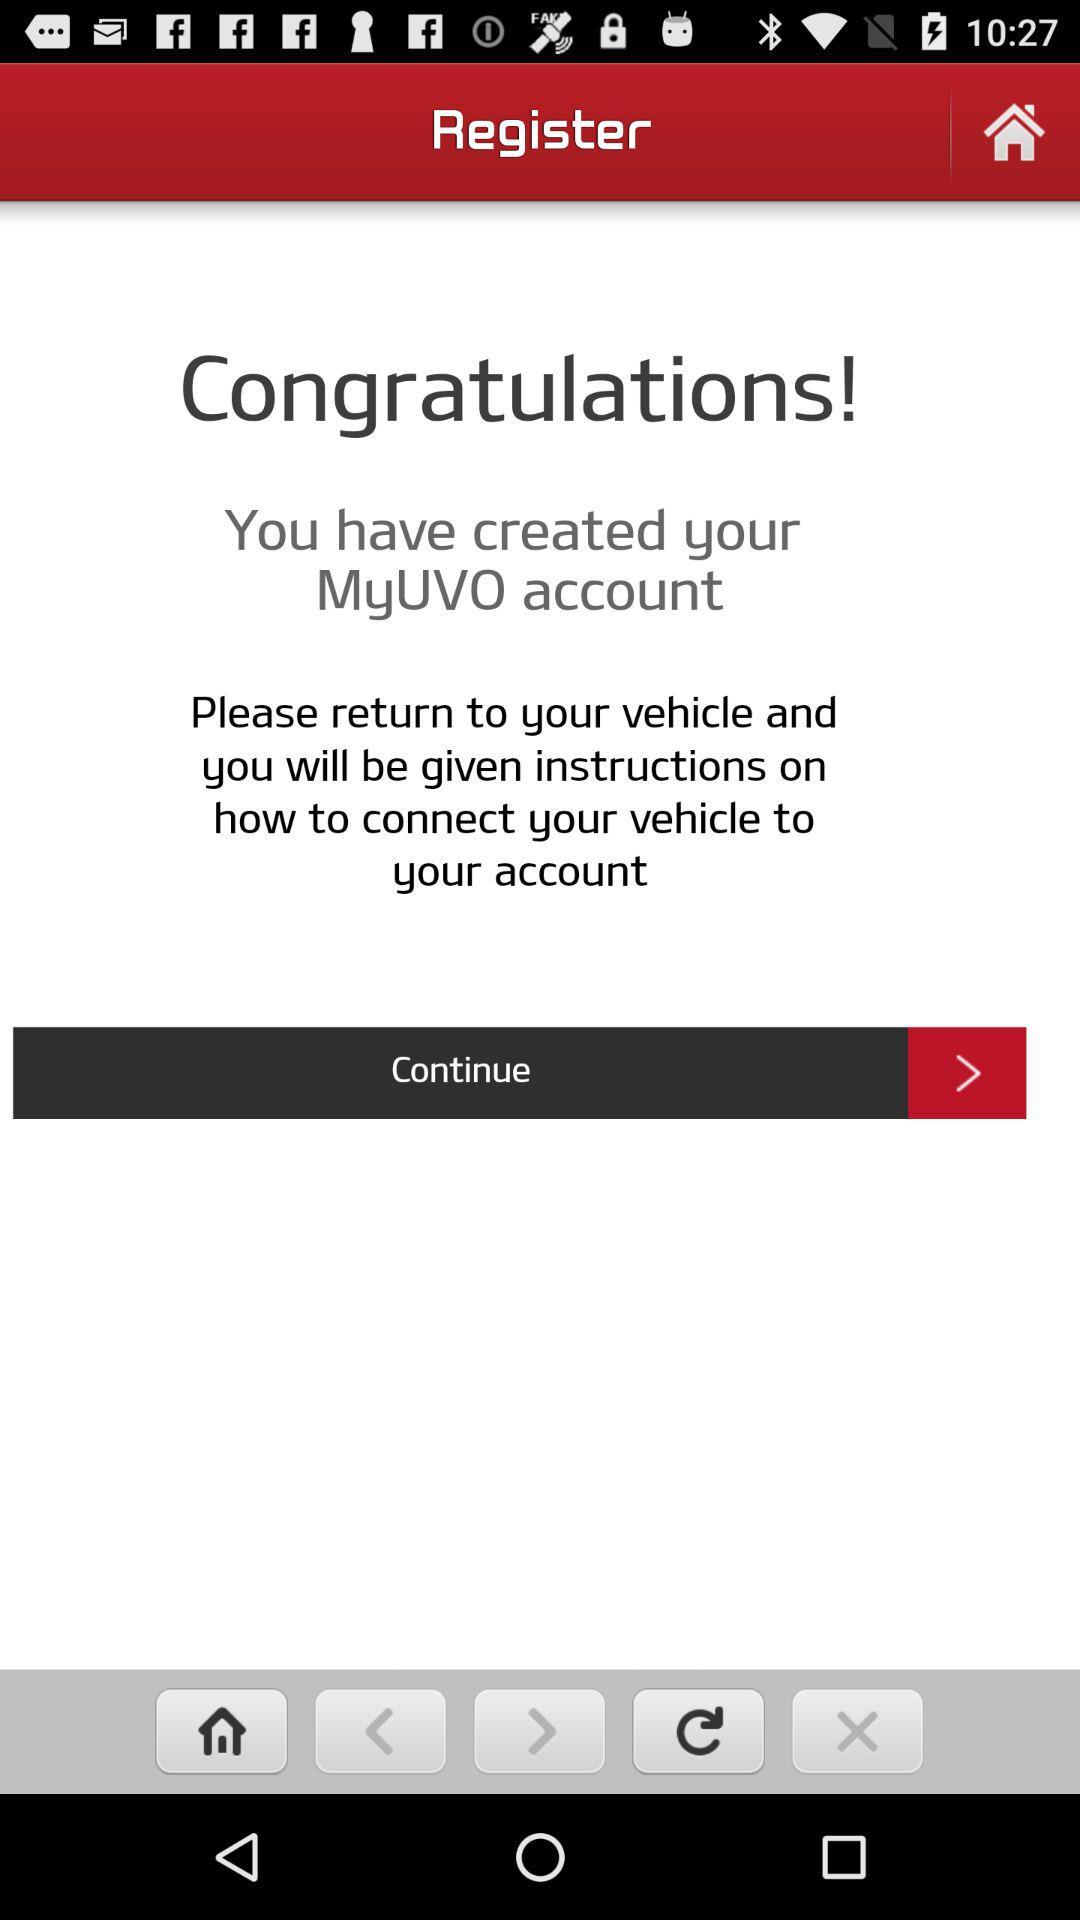 The image size is (1080, 1920). I want to click on home screen, so click(1014, 144).